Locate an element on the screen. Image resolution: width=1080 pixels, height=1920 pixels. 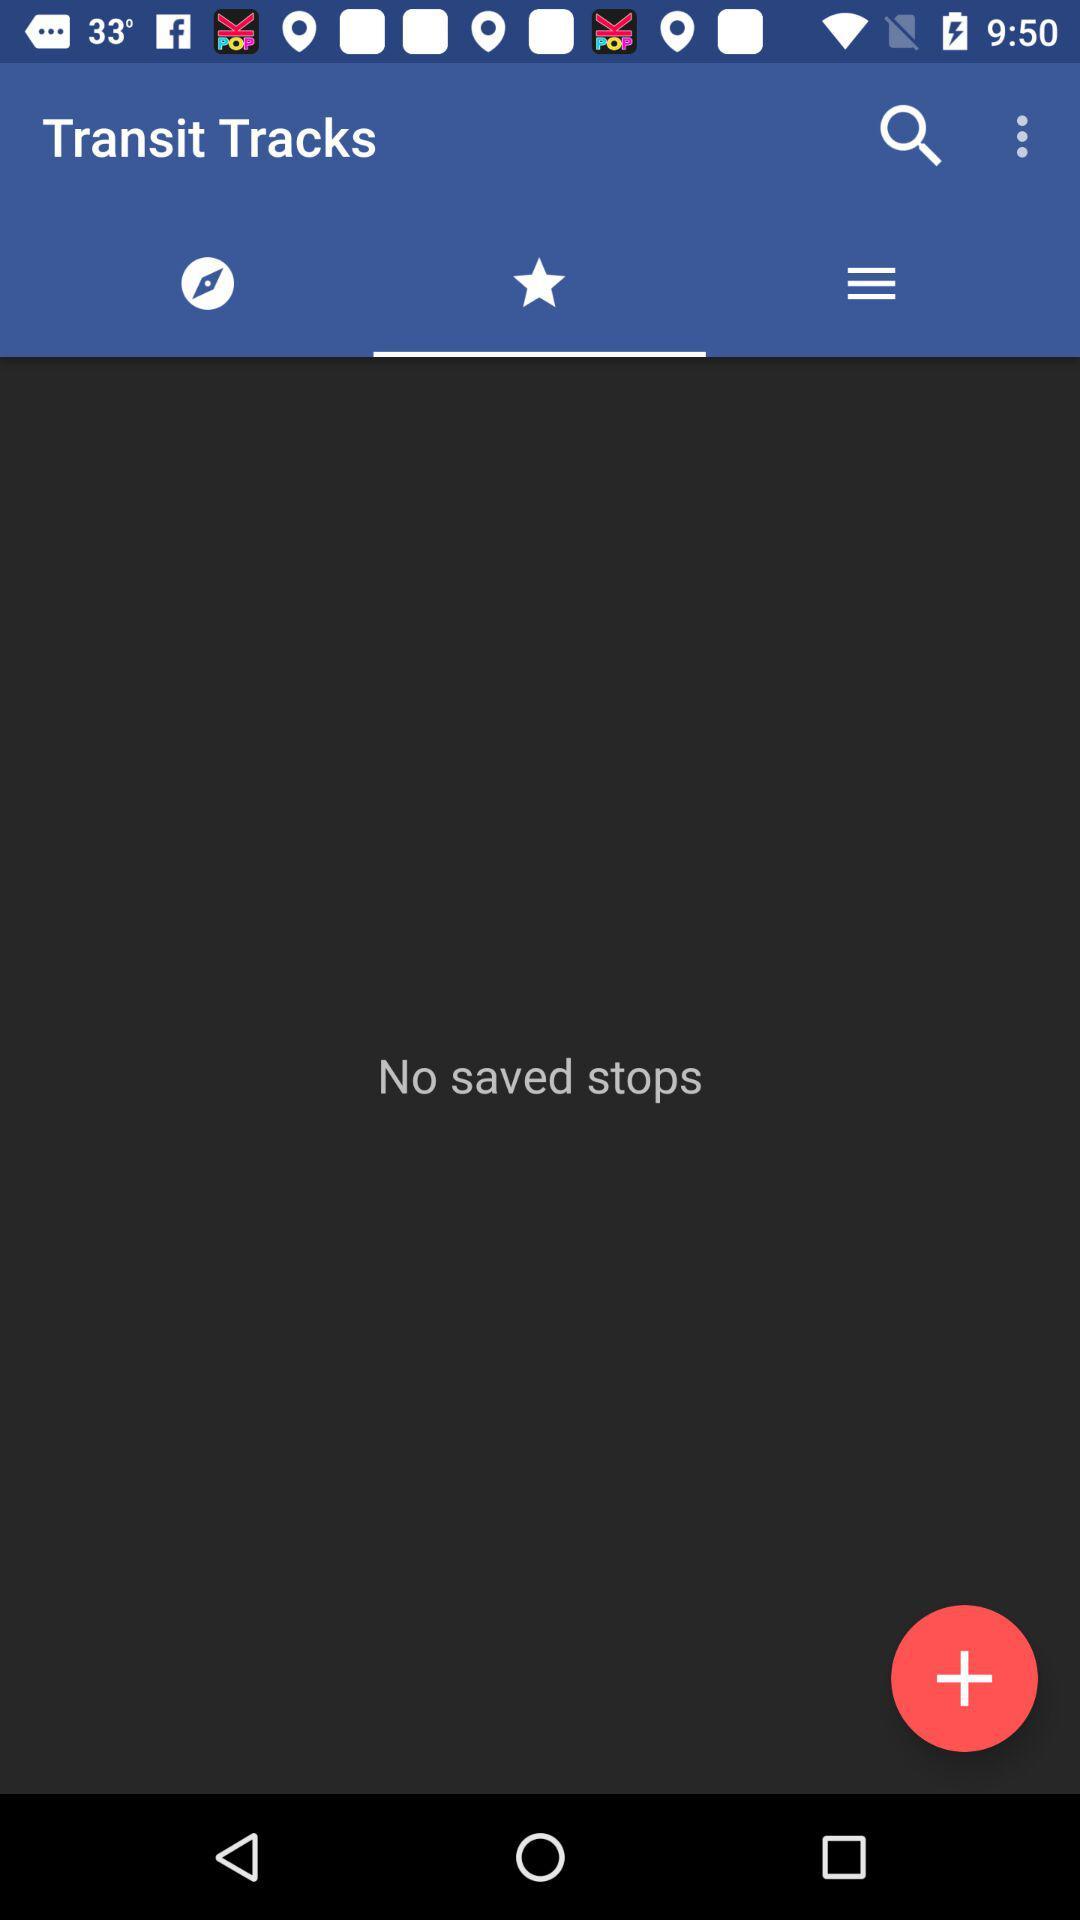
the add icon is located at coordinates (963, 1678).